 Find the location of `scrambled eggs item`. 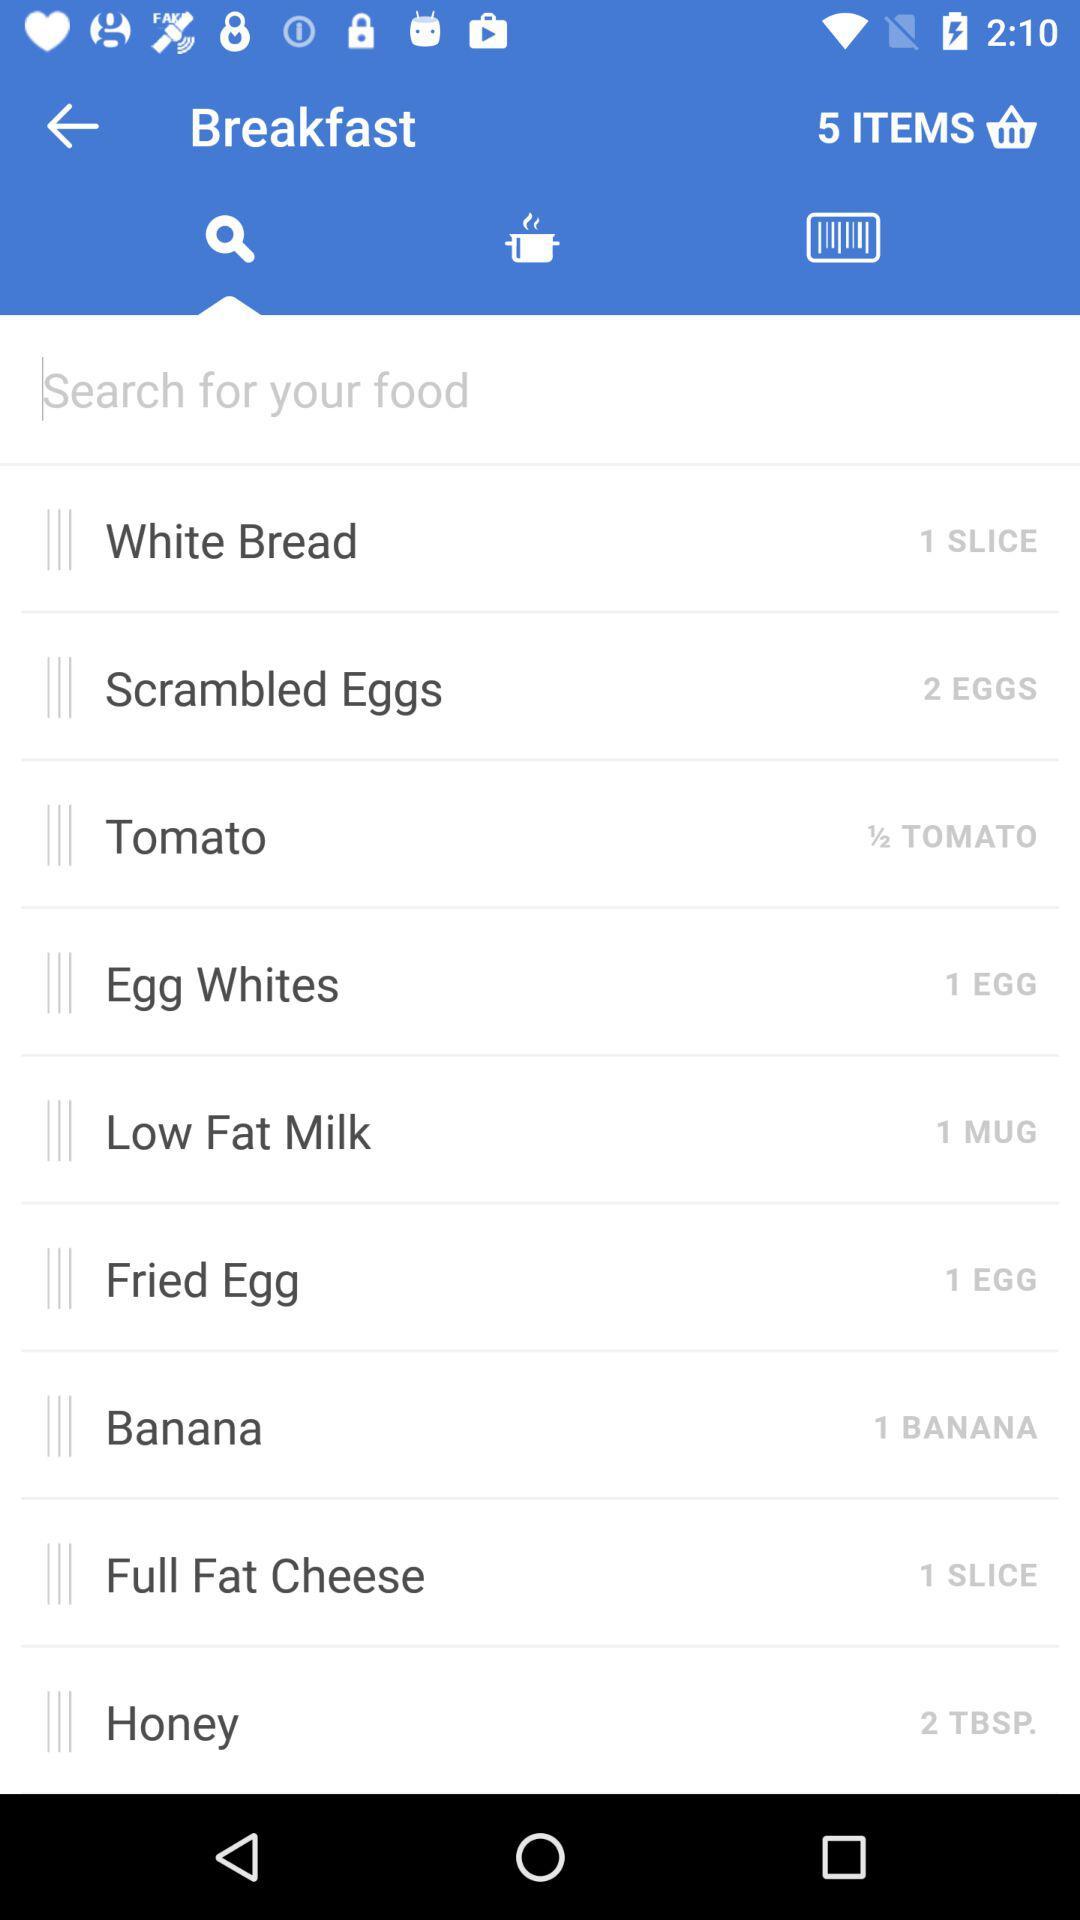

scrambled eggs item is located at coordinates (502, 687).